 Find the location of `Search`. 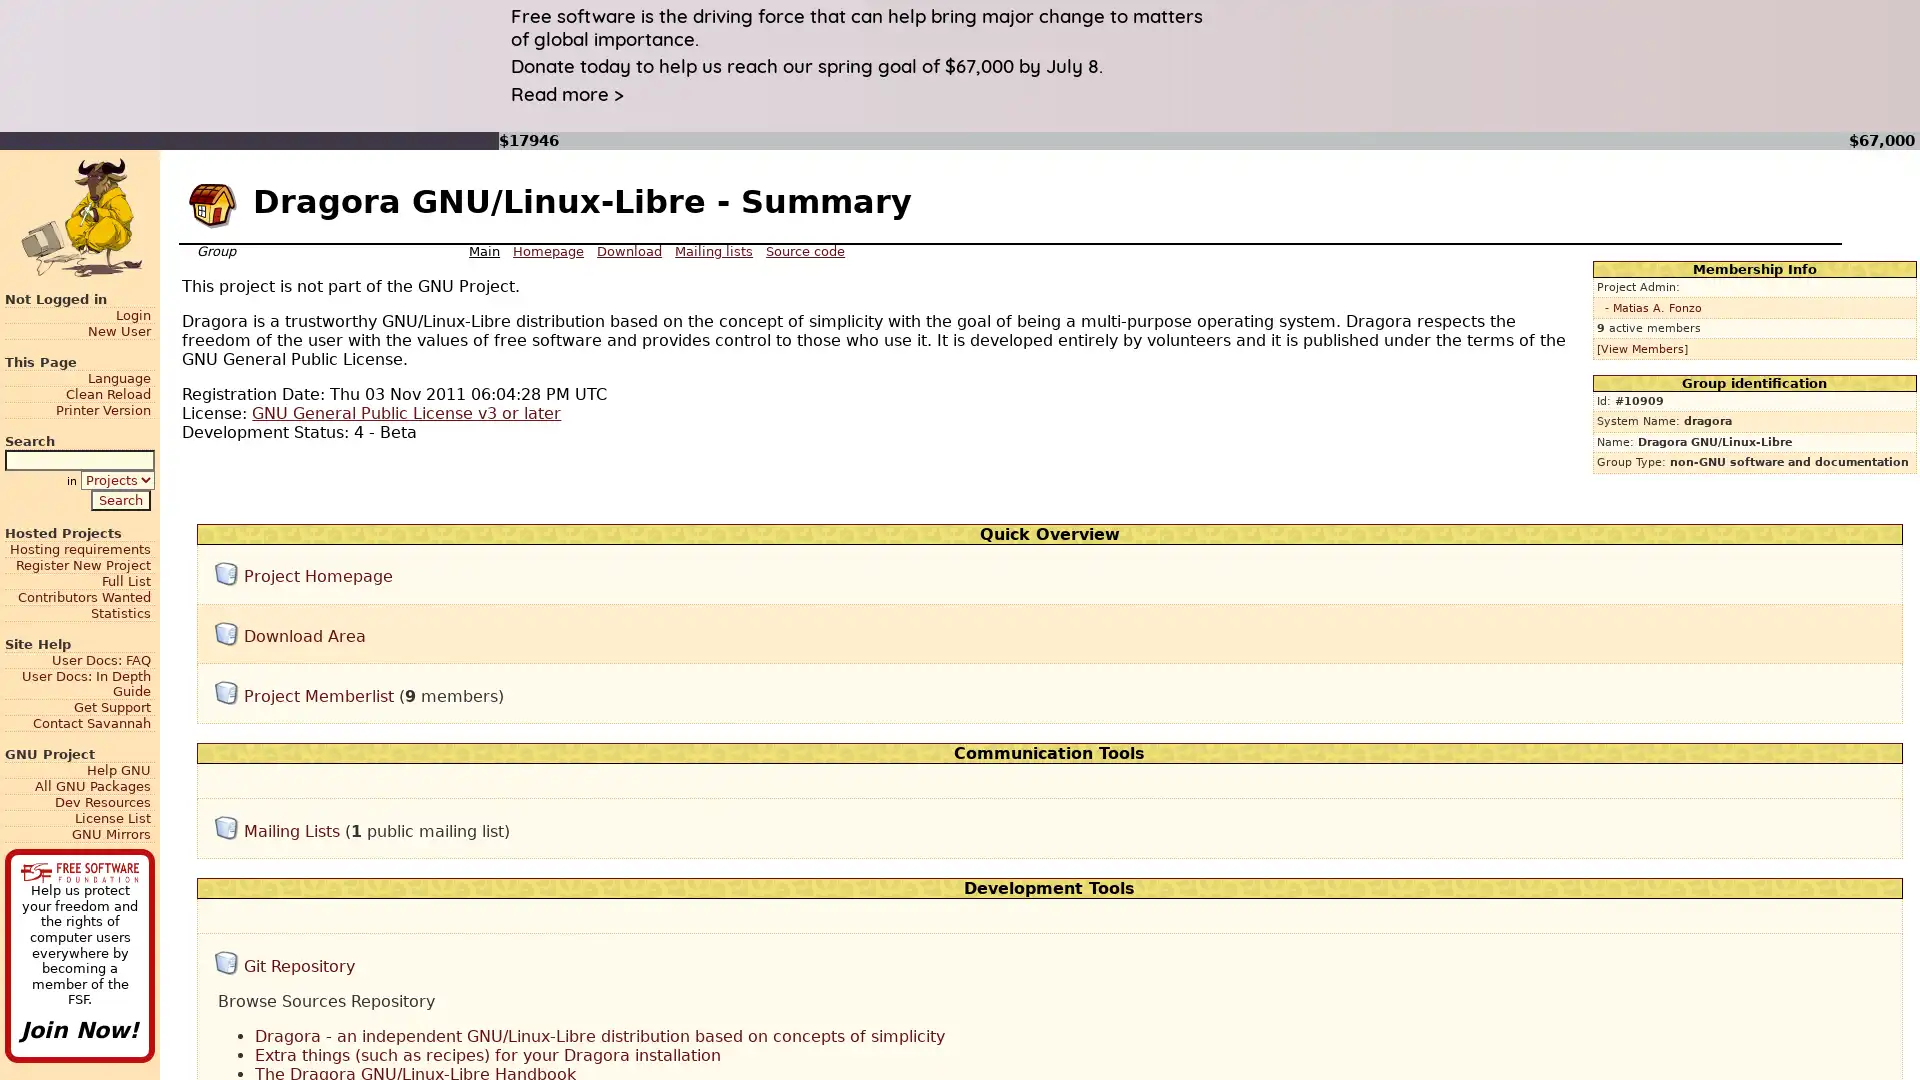

Search is located at coordinates (119, 498).